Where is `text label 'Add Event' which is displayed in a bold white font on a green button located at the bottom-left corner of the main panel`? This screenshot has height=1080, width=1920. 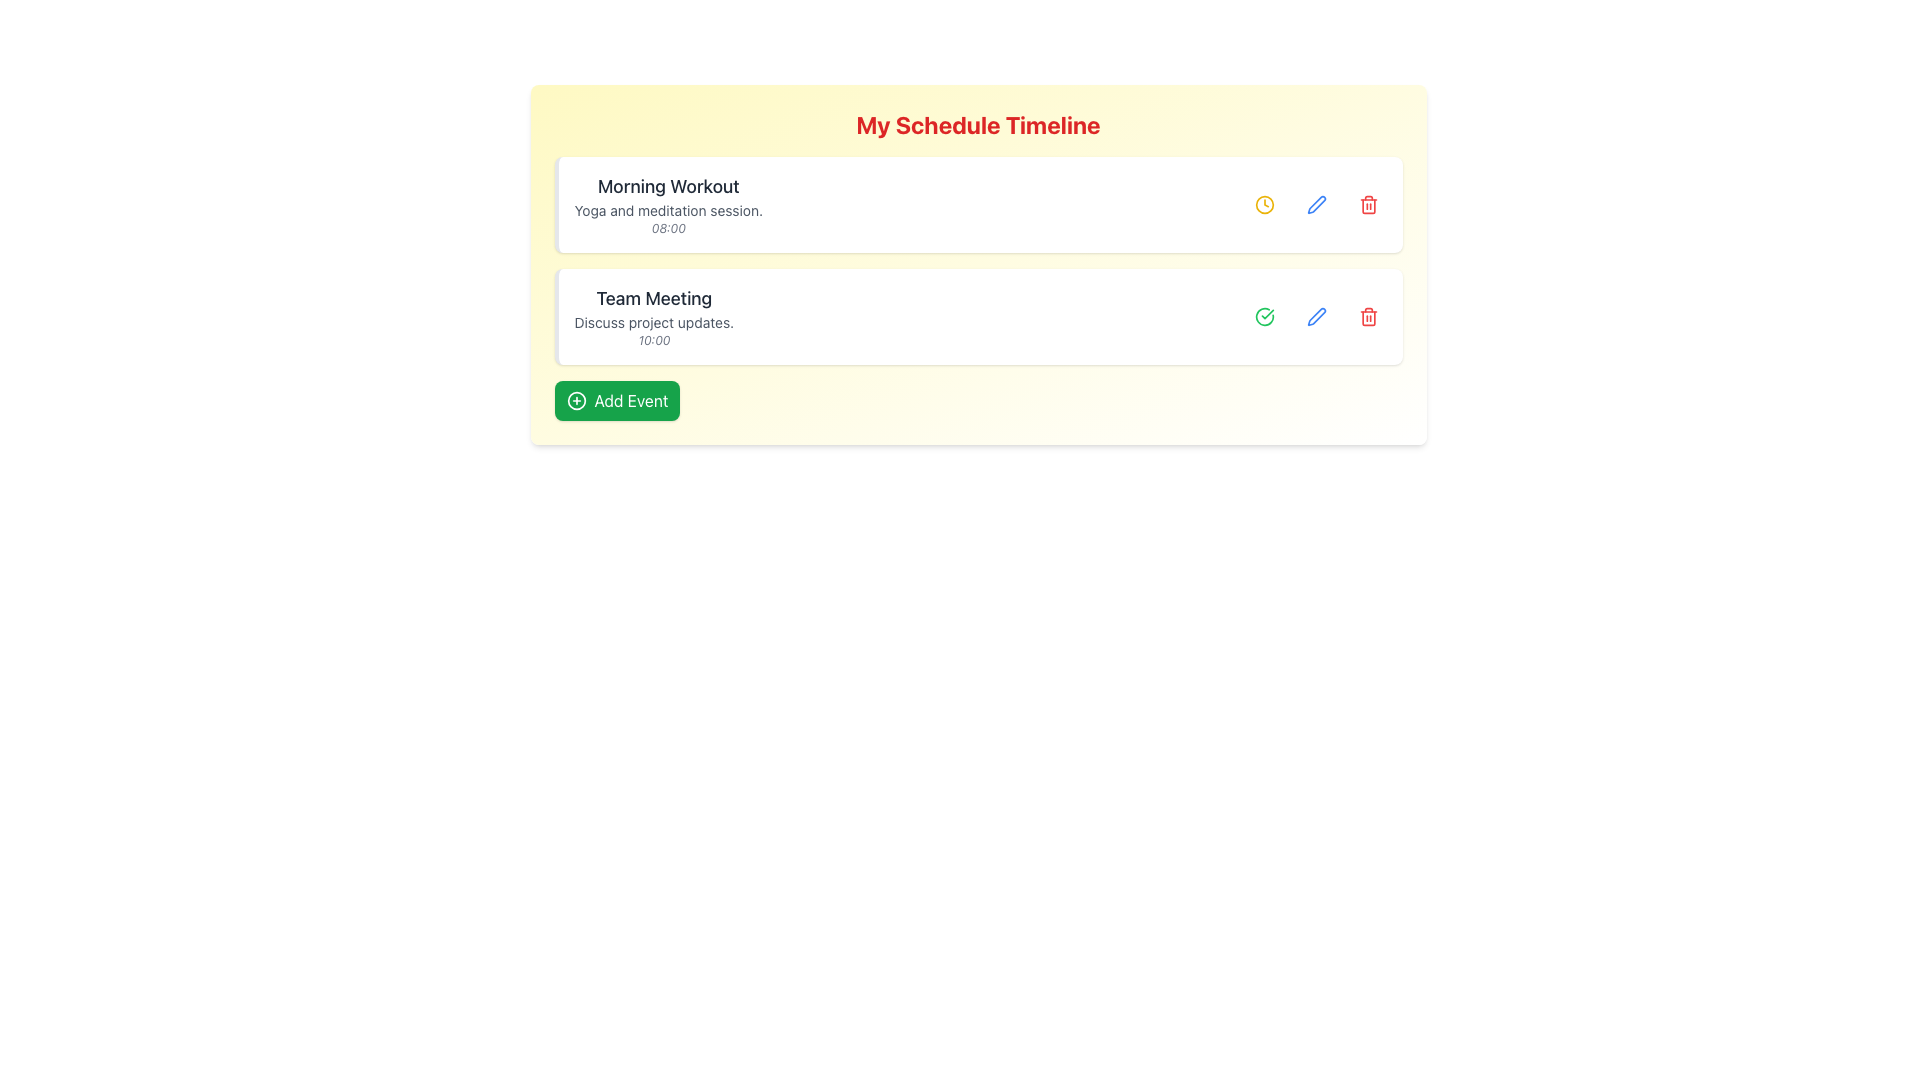
text label 'Add Event' which is displayed in a bold white font on a green button located at the bottom-left corner of the main panel is located at coordinates (630, 401).